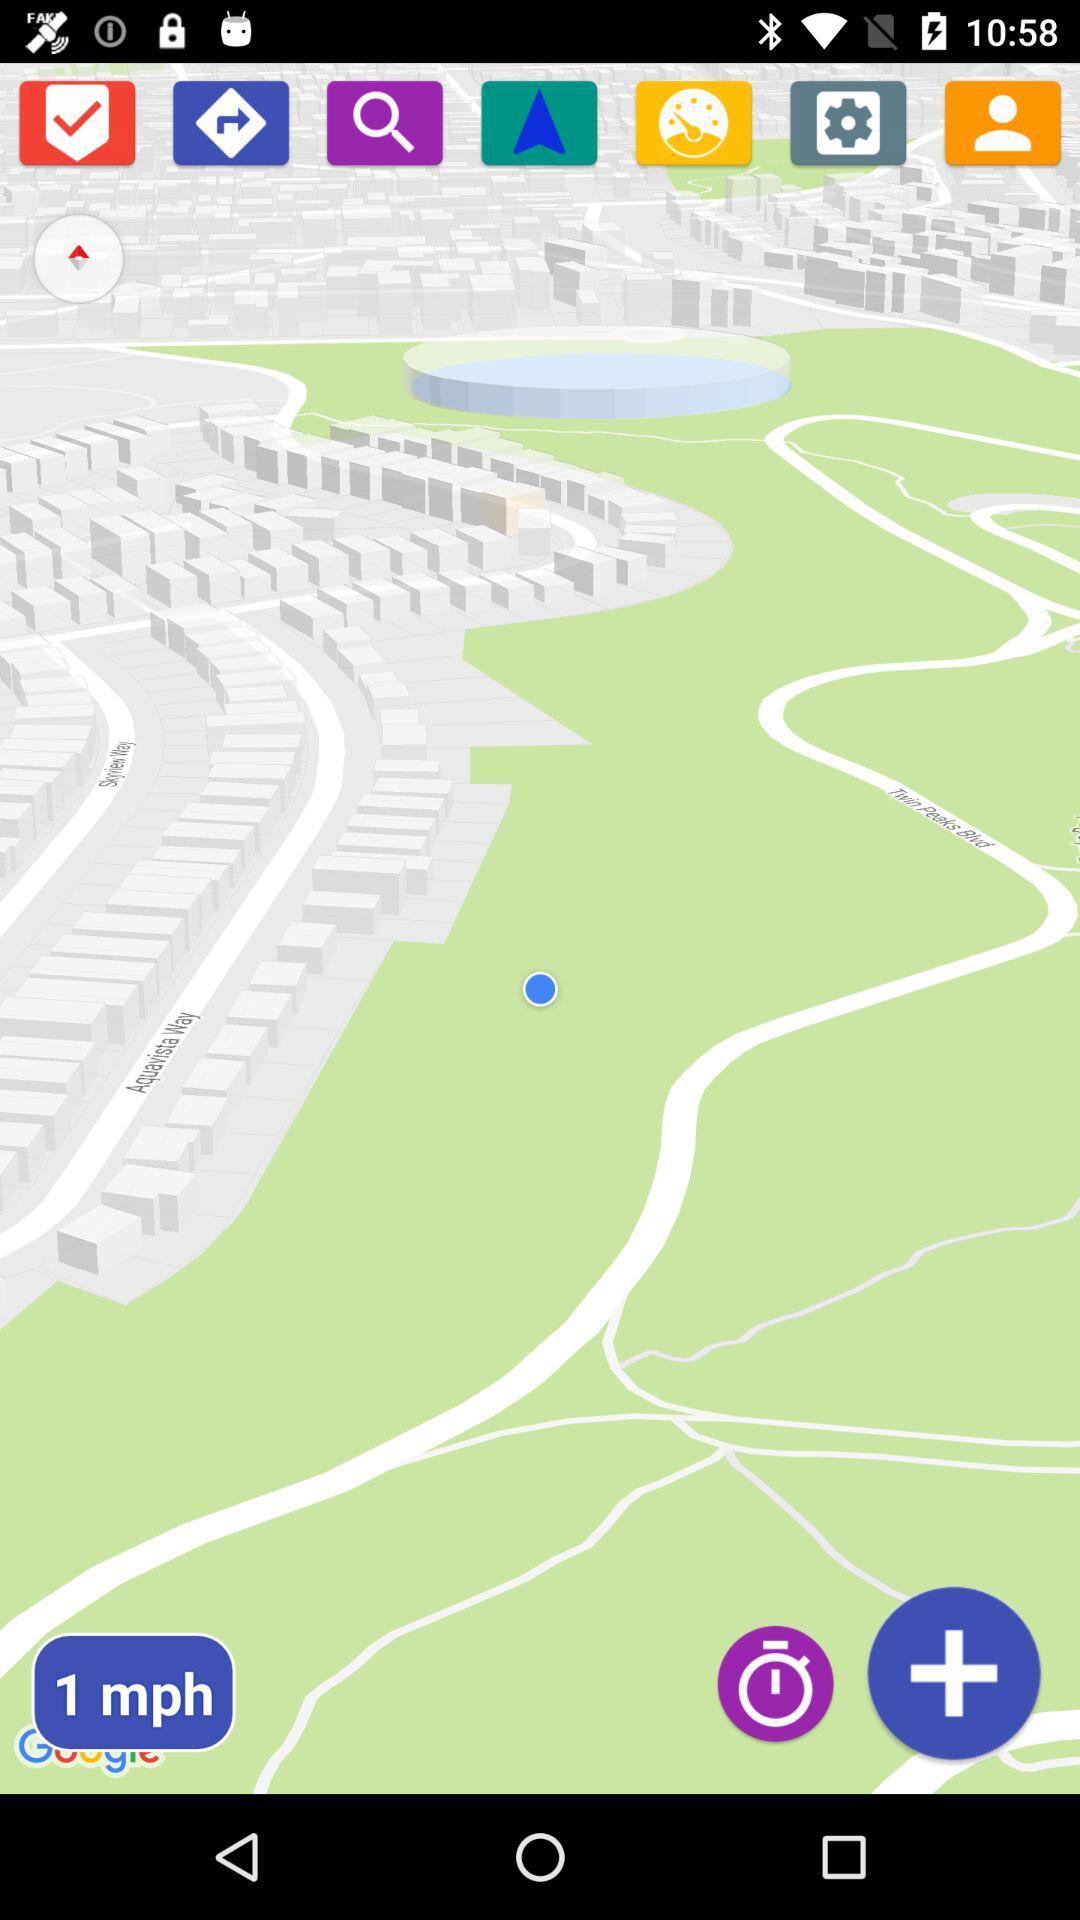  Describe the element at coordinates (785, 1682) in the screenshot. I see `the time icon` at that location.